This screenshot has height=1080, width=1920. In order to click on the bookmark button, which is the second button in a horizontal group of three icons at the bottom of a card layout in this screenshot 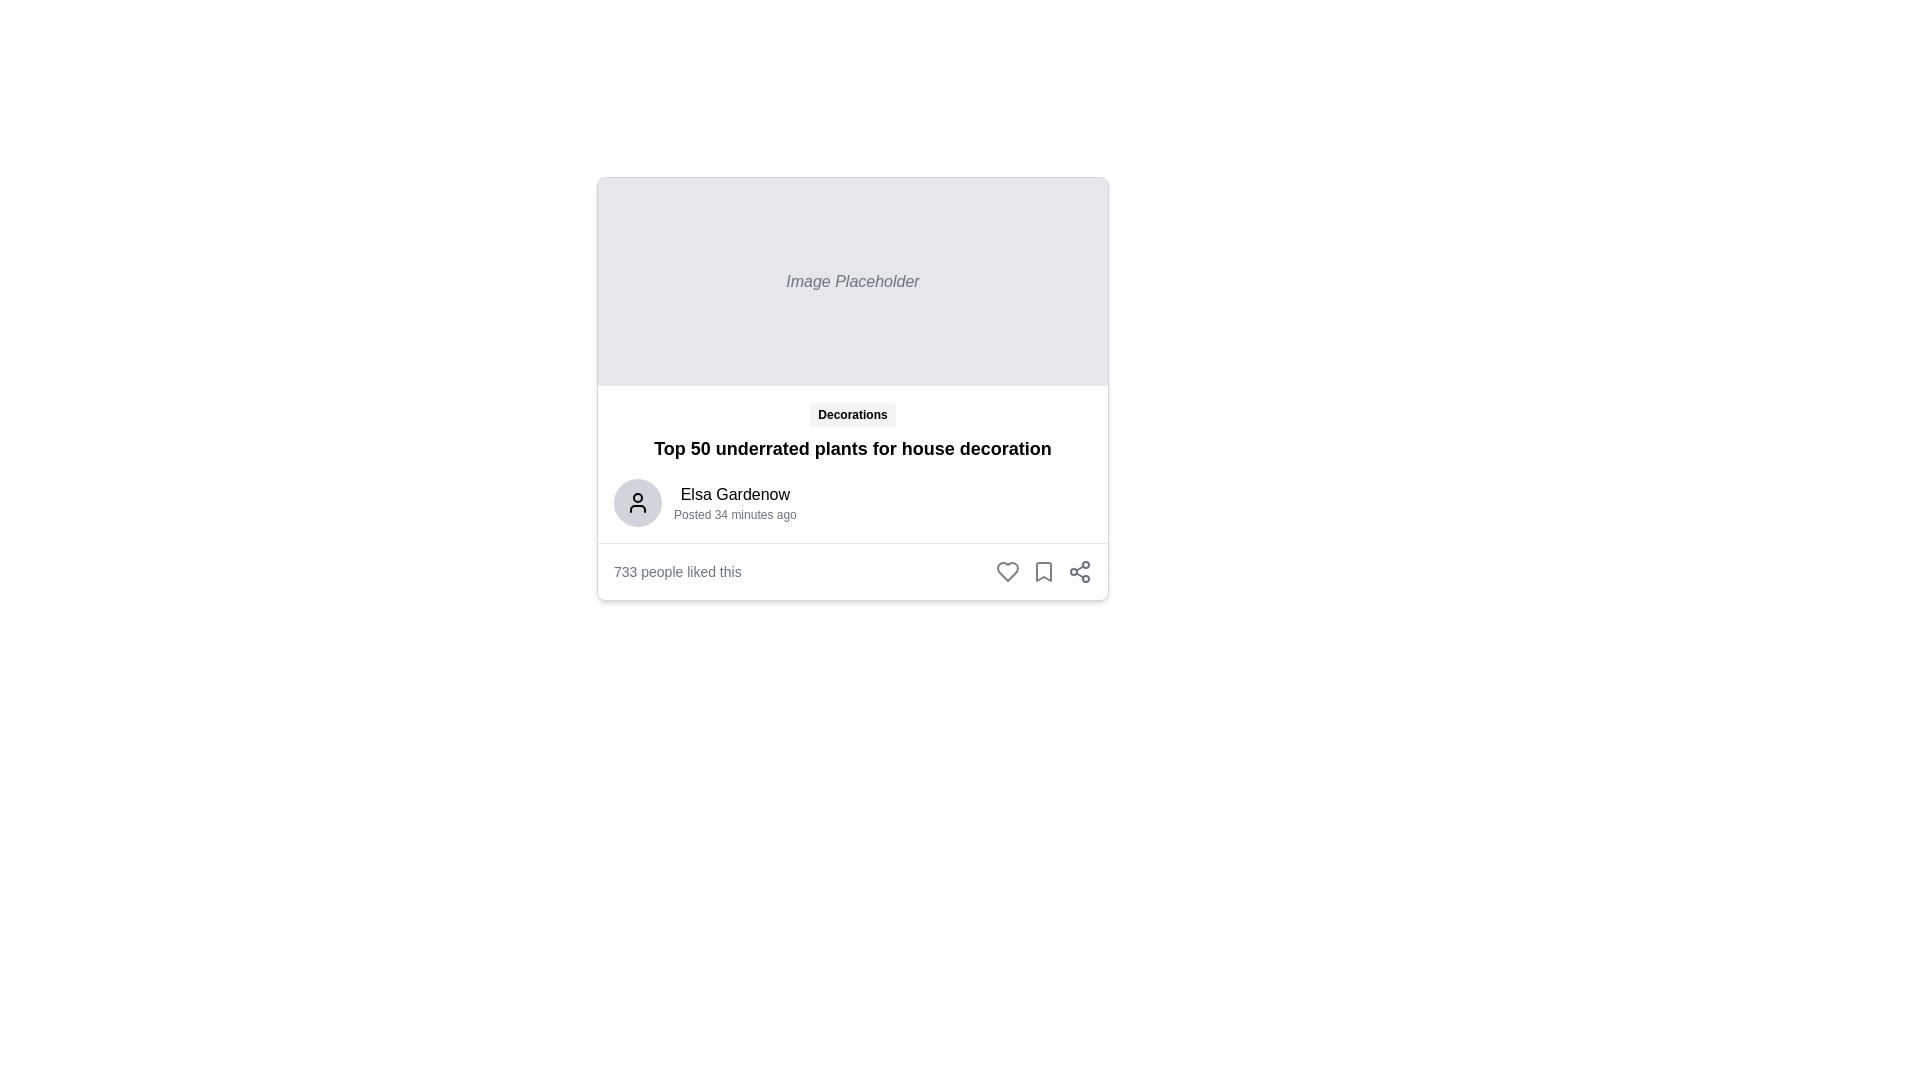, I will do `click(1042, 571)`.